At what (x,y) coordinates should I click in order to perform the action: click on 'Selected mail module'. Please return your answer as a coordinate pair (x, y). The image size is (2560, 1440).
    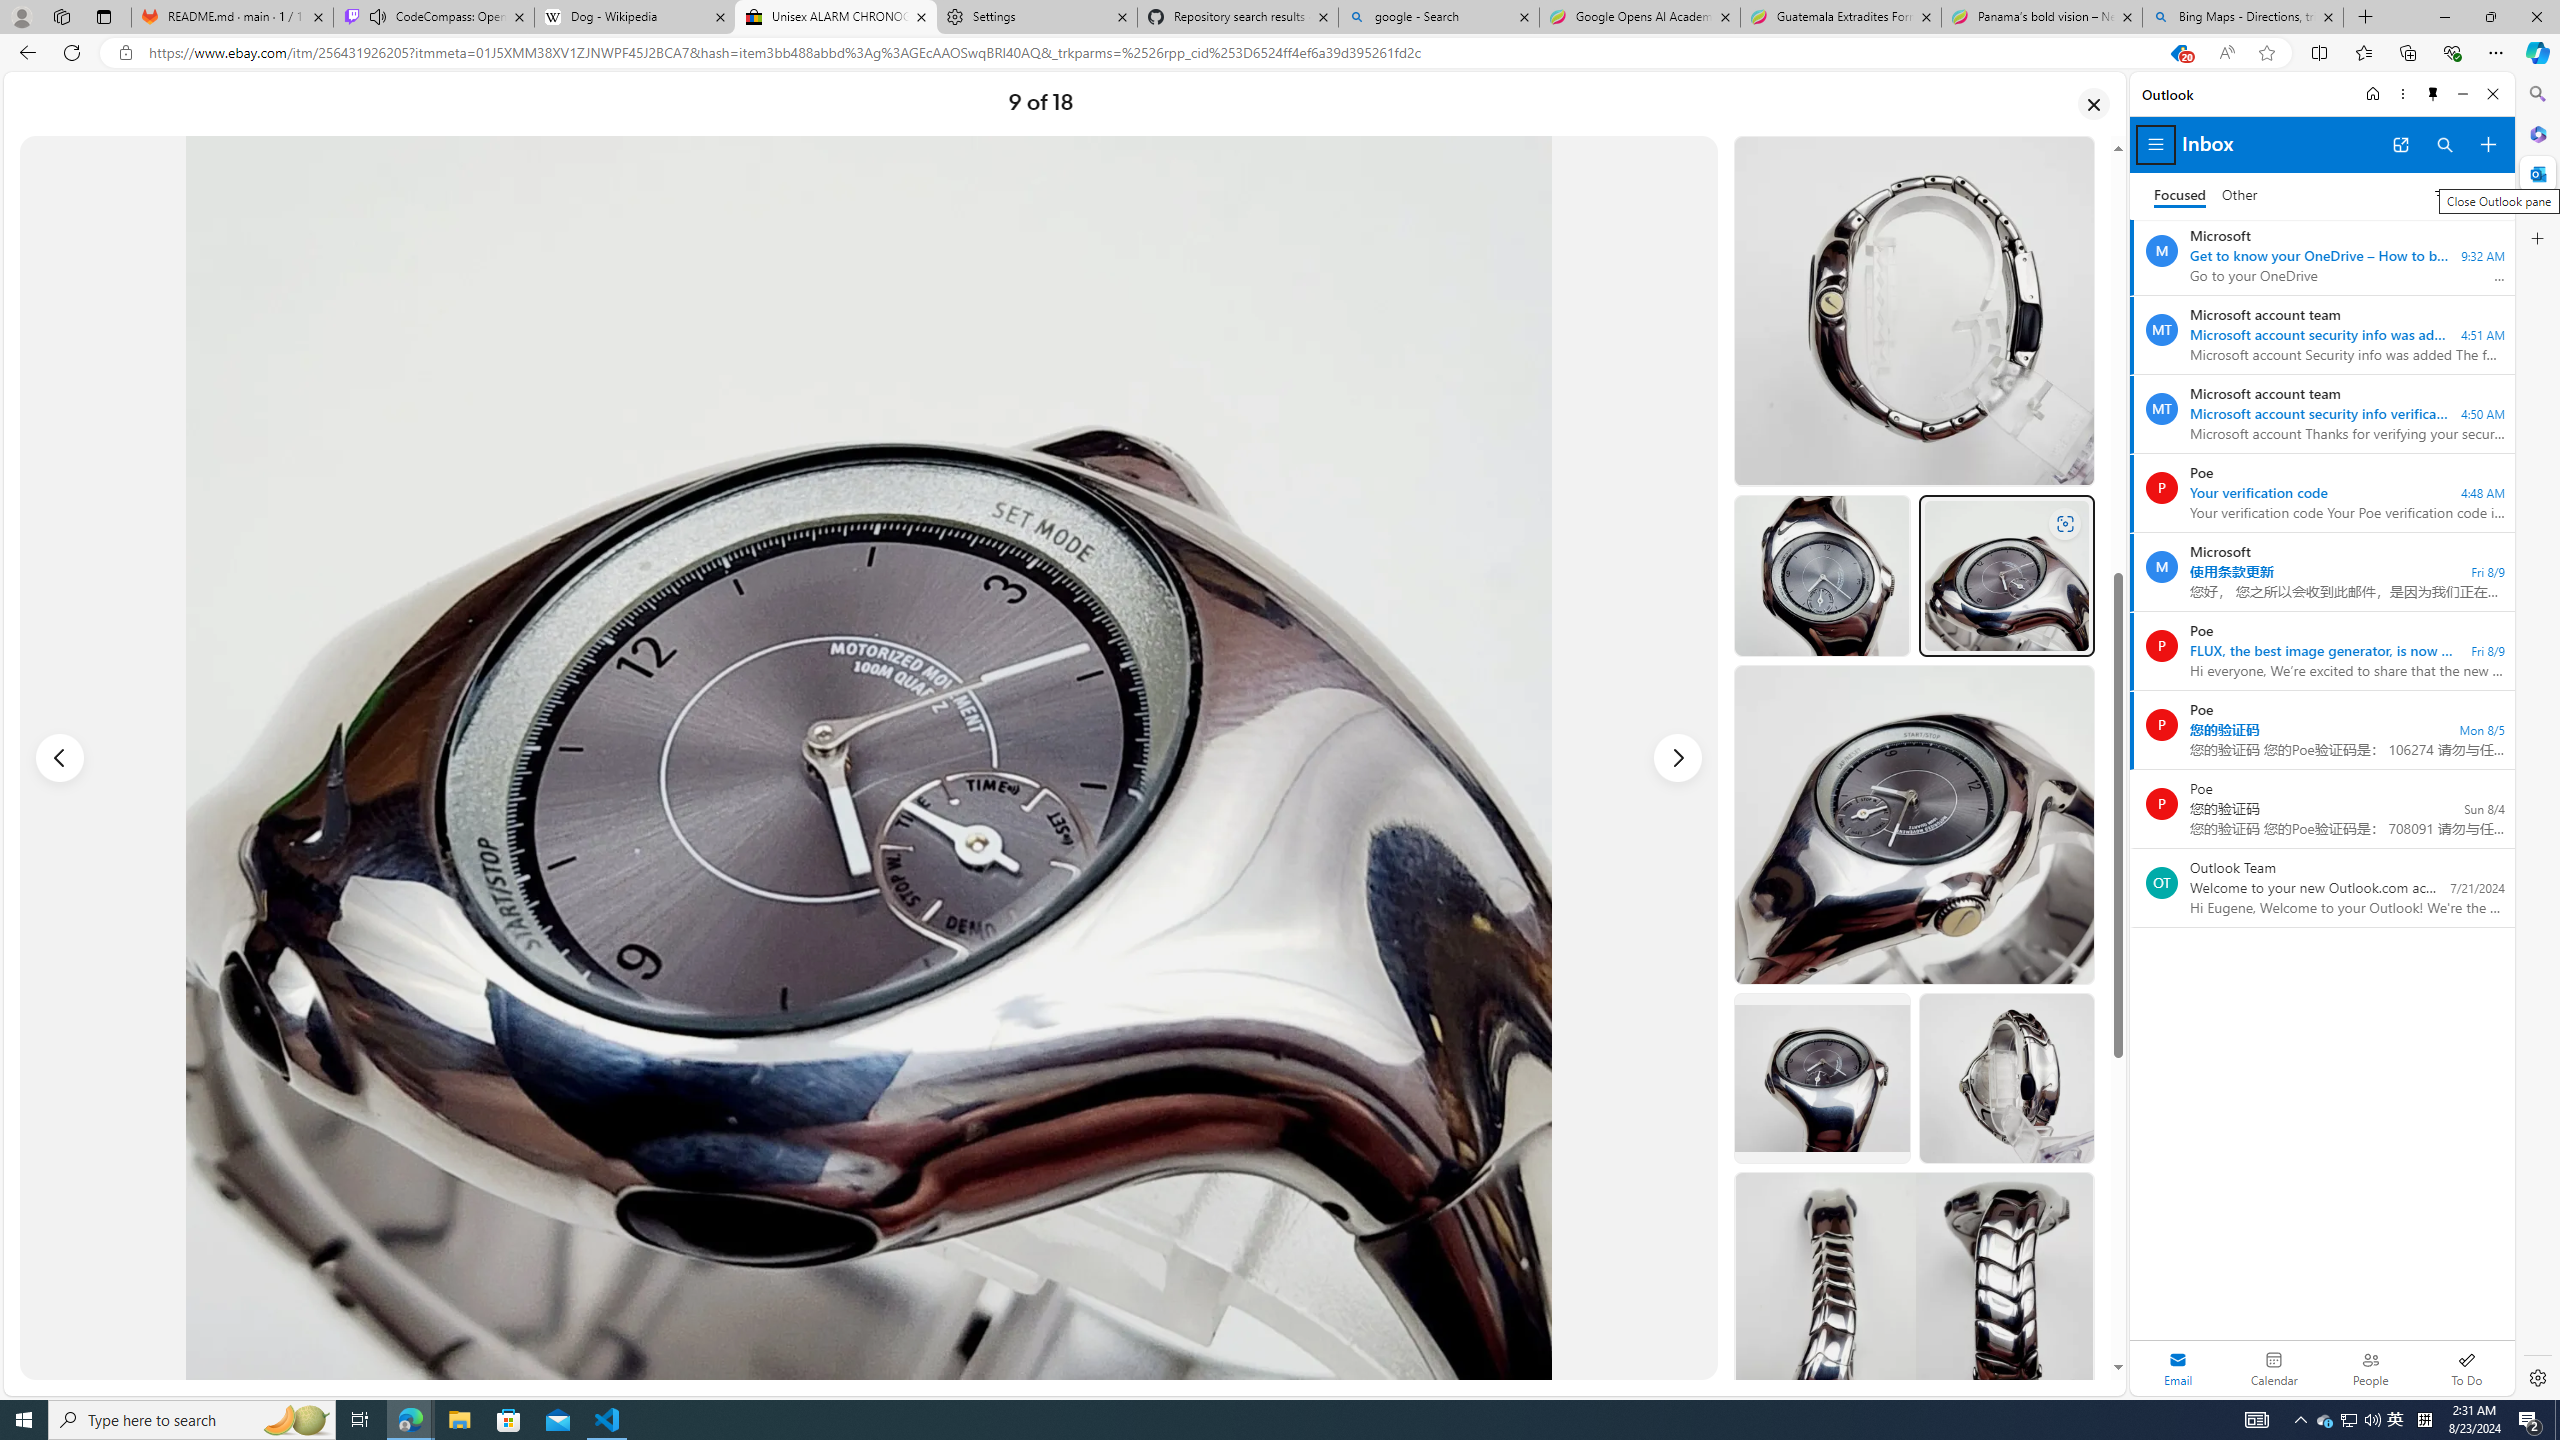
    Looking at the image, I should click on (2177, 1367).